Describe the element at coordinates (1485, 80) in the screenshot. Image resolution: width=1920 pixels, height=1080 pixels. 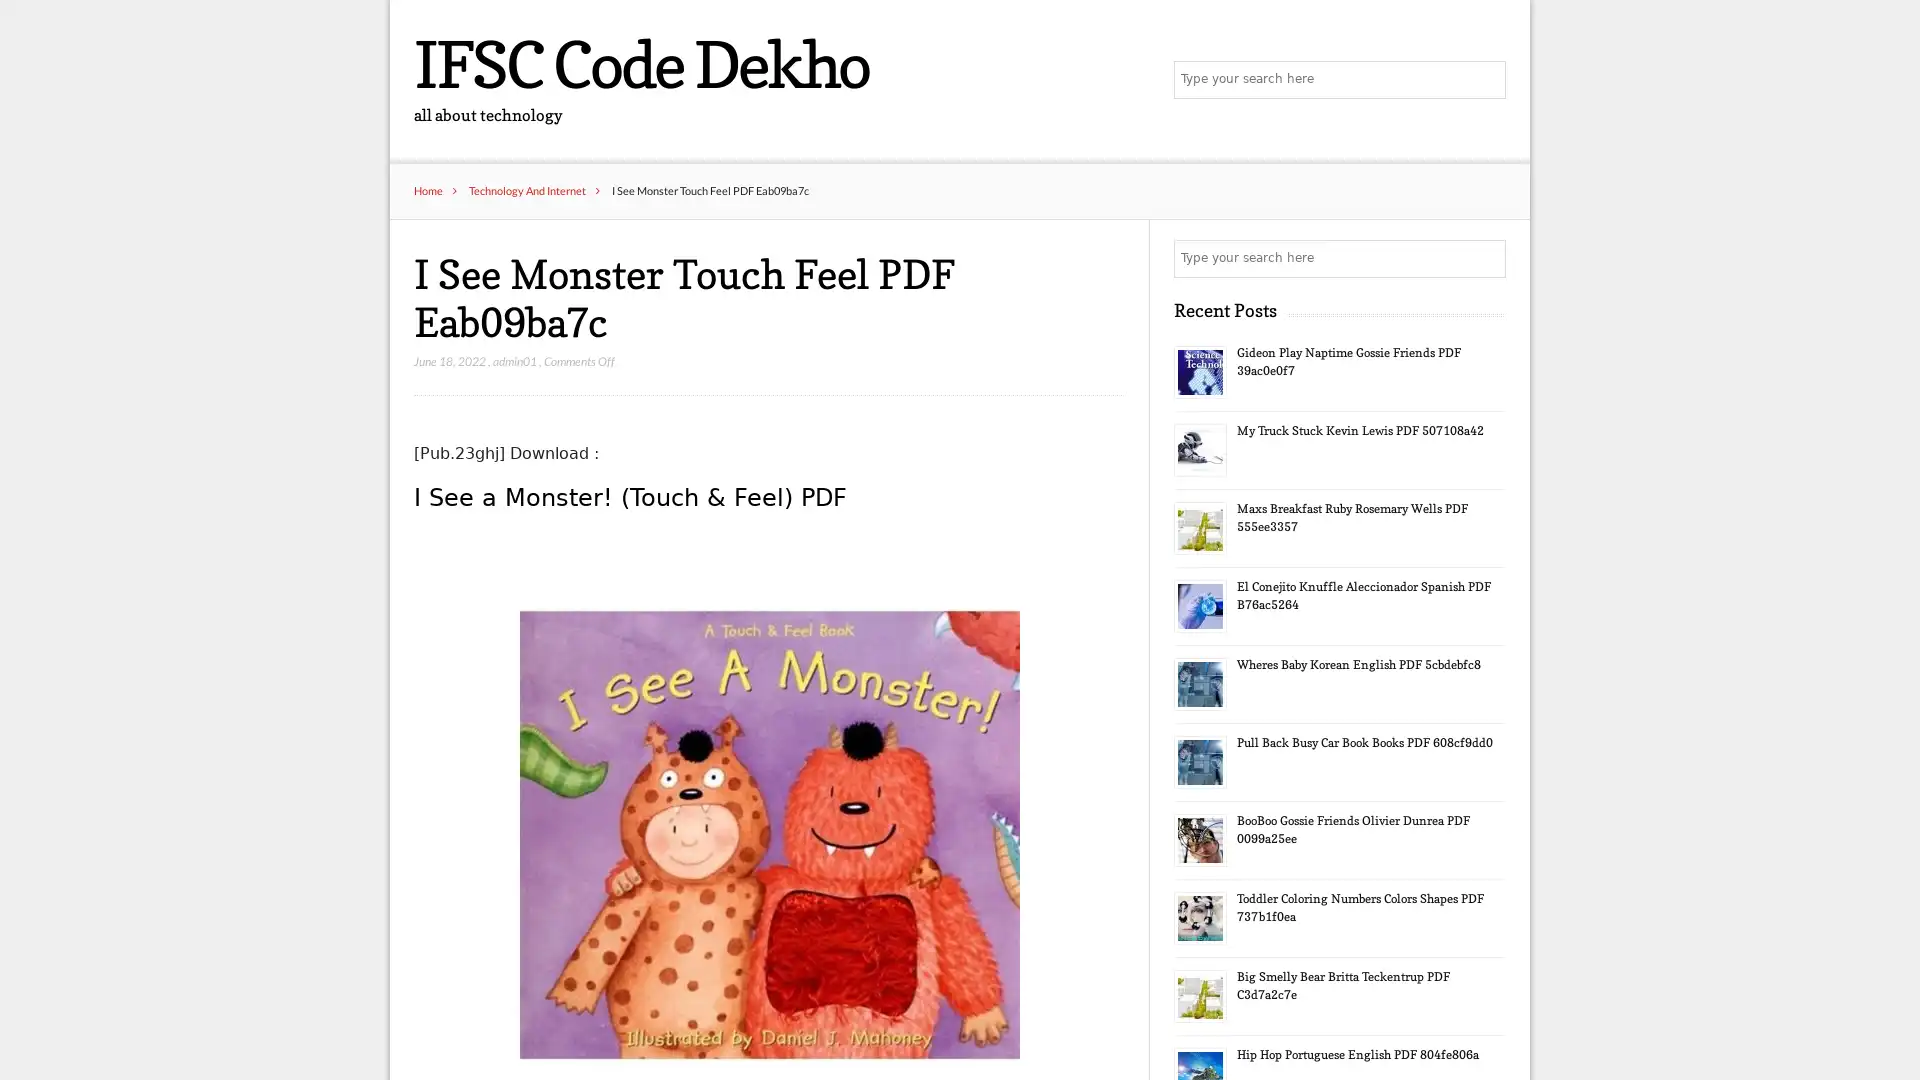
I see `Search` at that location.